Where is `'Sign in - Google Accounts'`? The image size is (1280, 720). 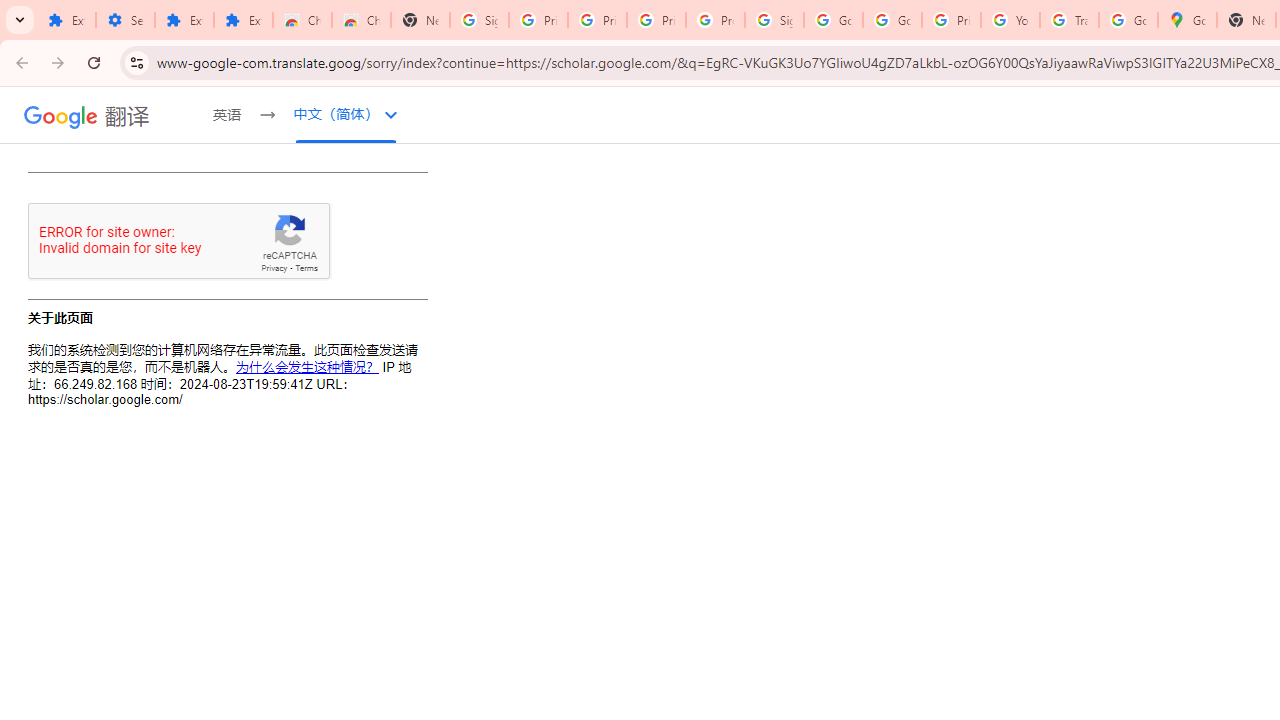
'Sign in - Google Accounts' is located at coordinates (480, 20).